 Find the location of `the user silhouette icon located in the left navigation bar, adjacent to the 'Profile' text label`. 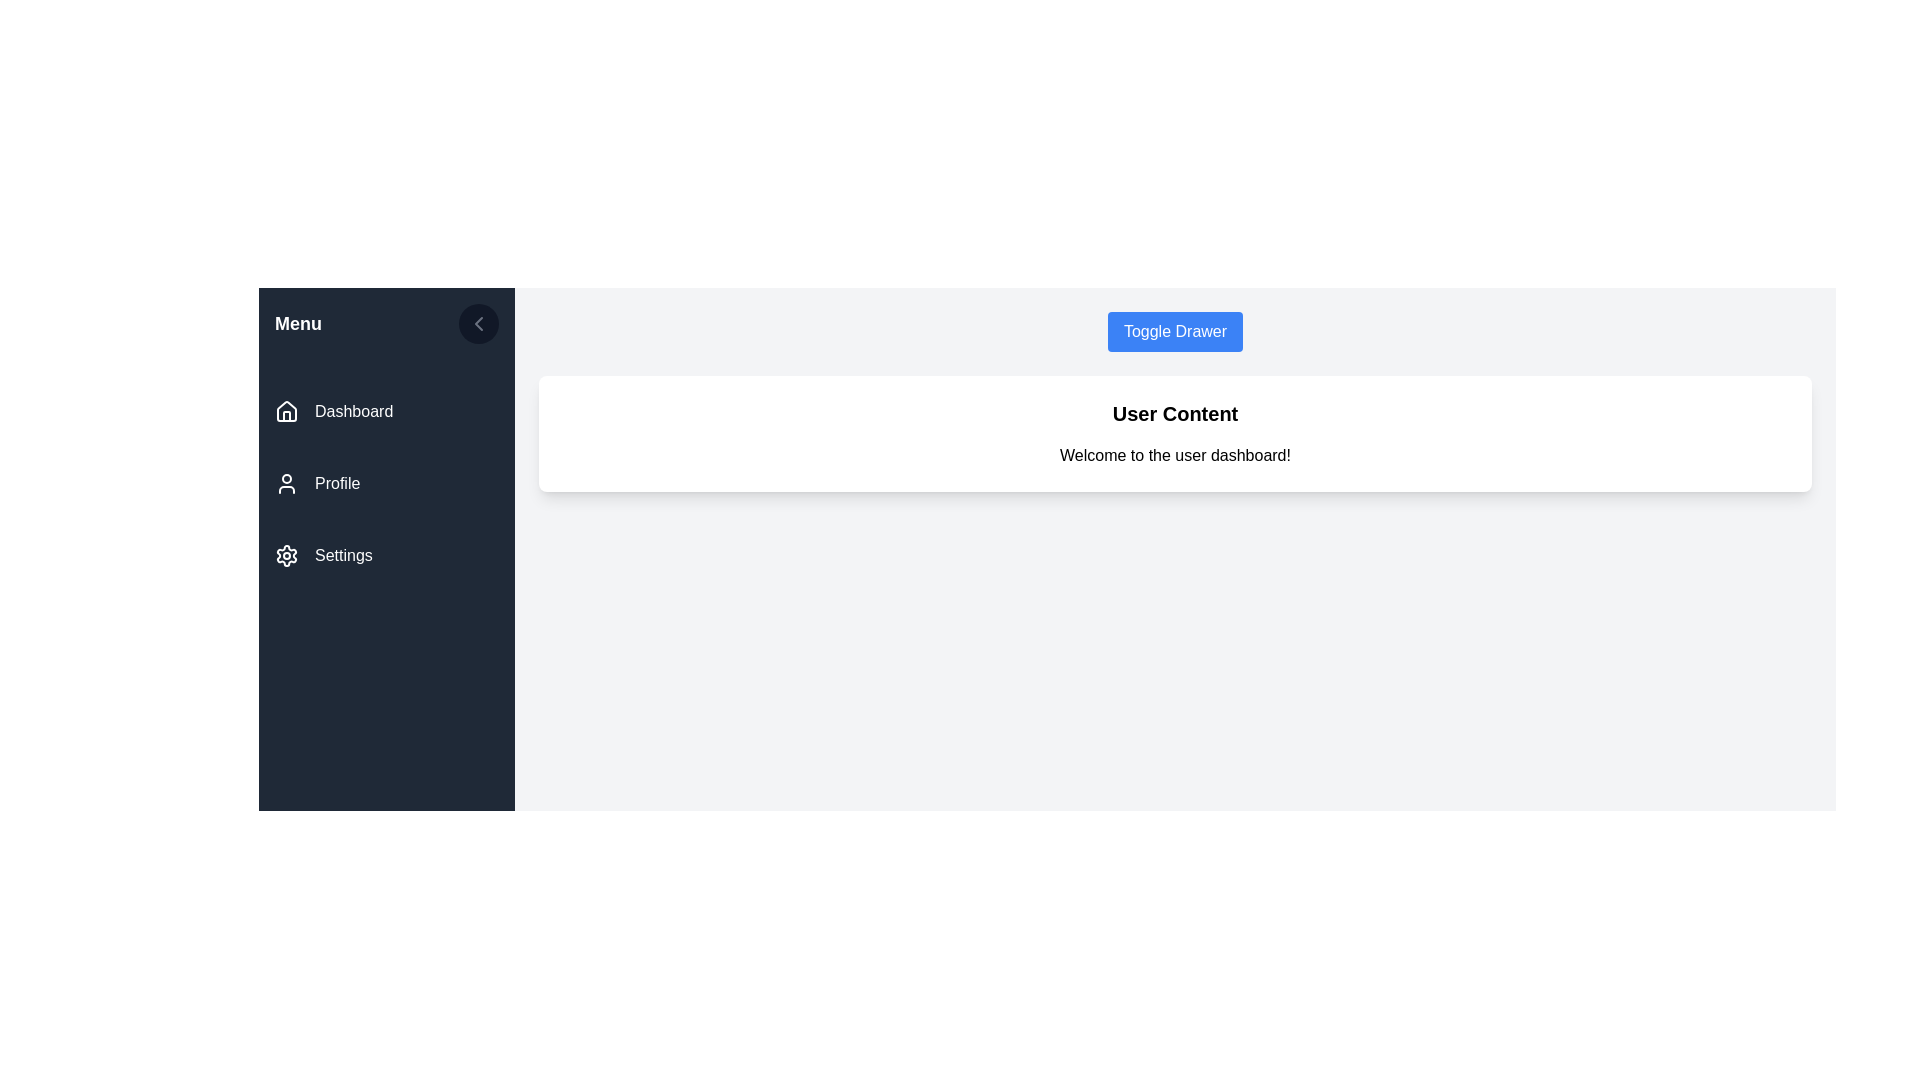

the user silhouette icon located in the left navigation bar, adjacent to the 'Profile' text label is located at coordinates (286, 483).